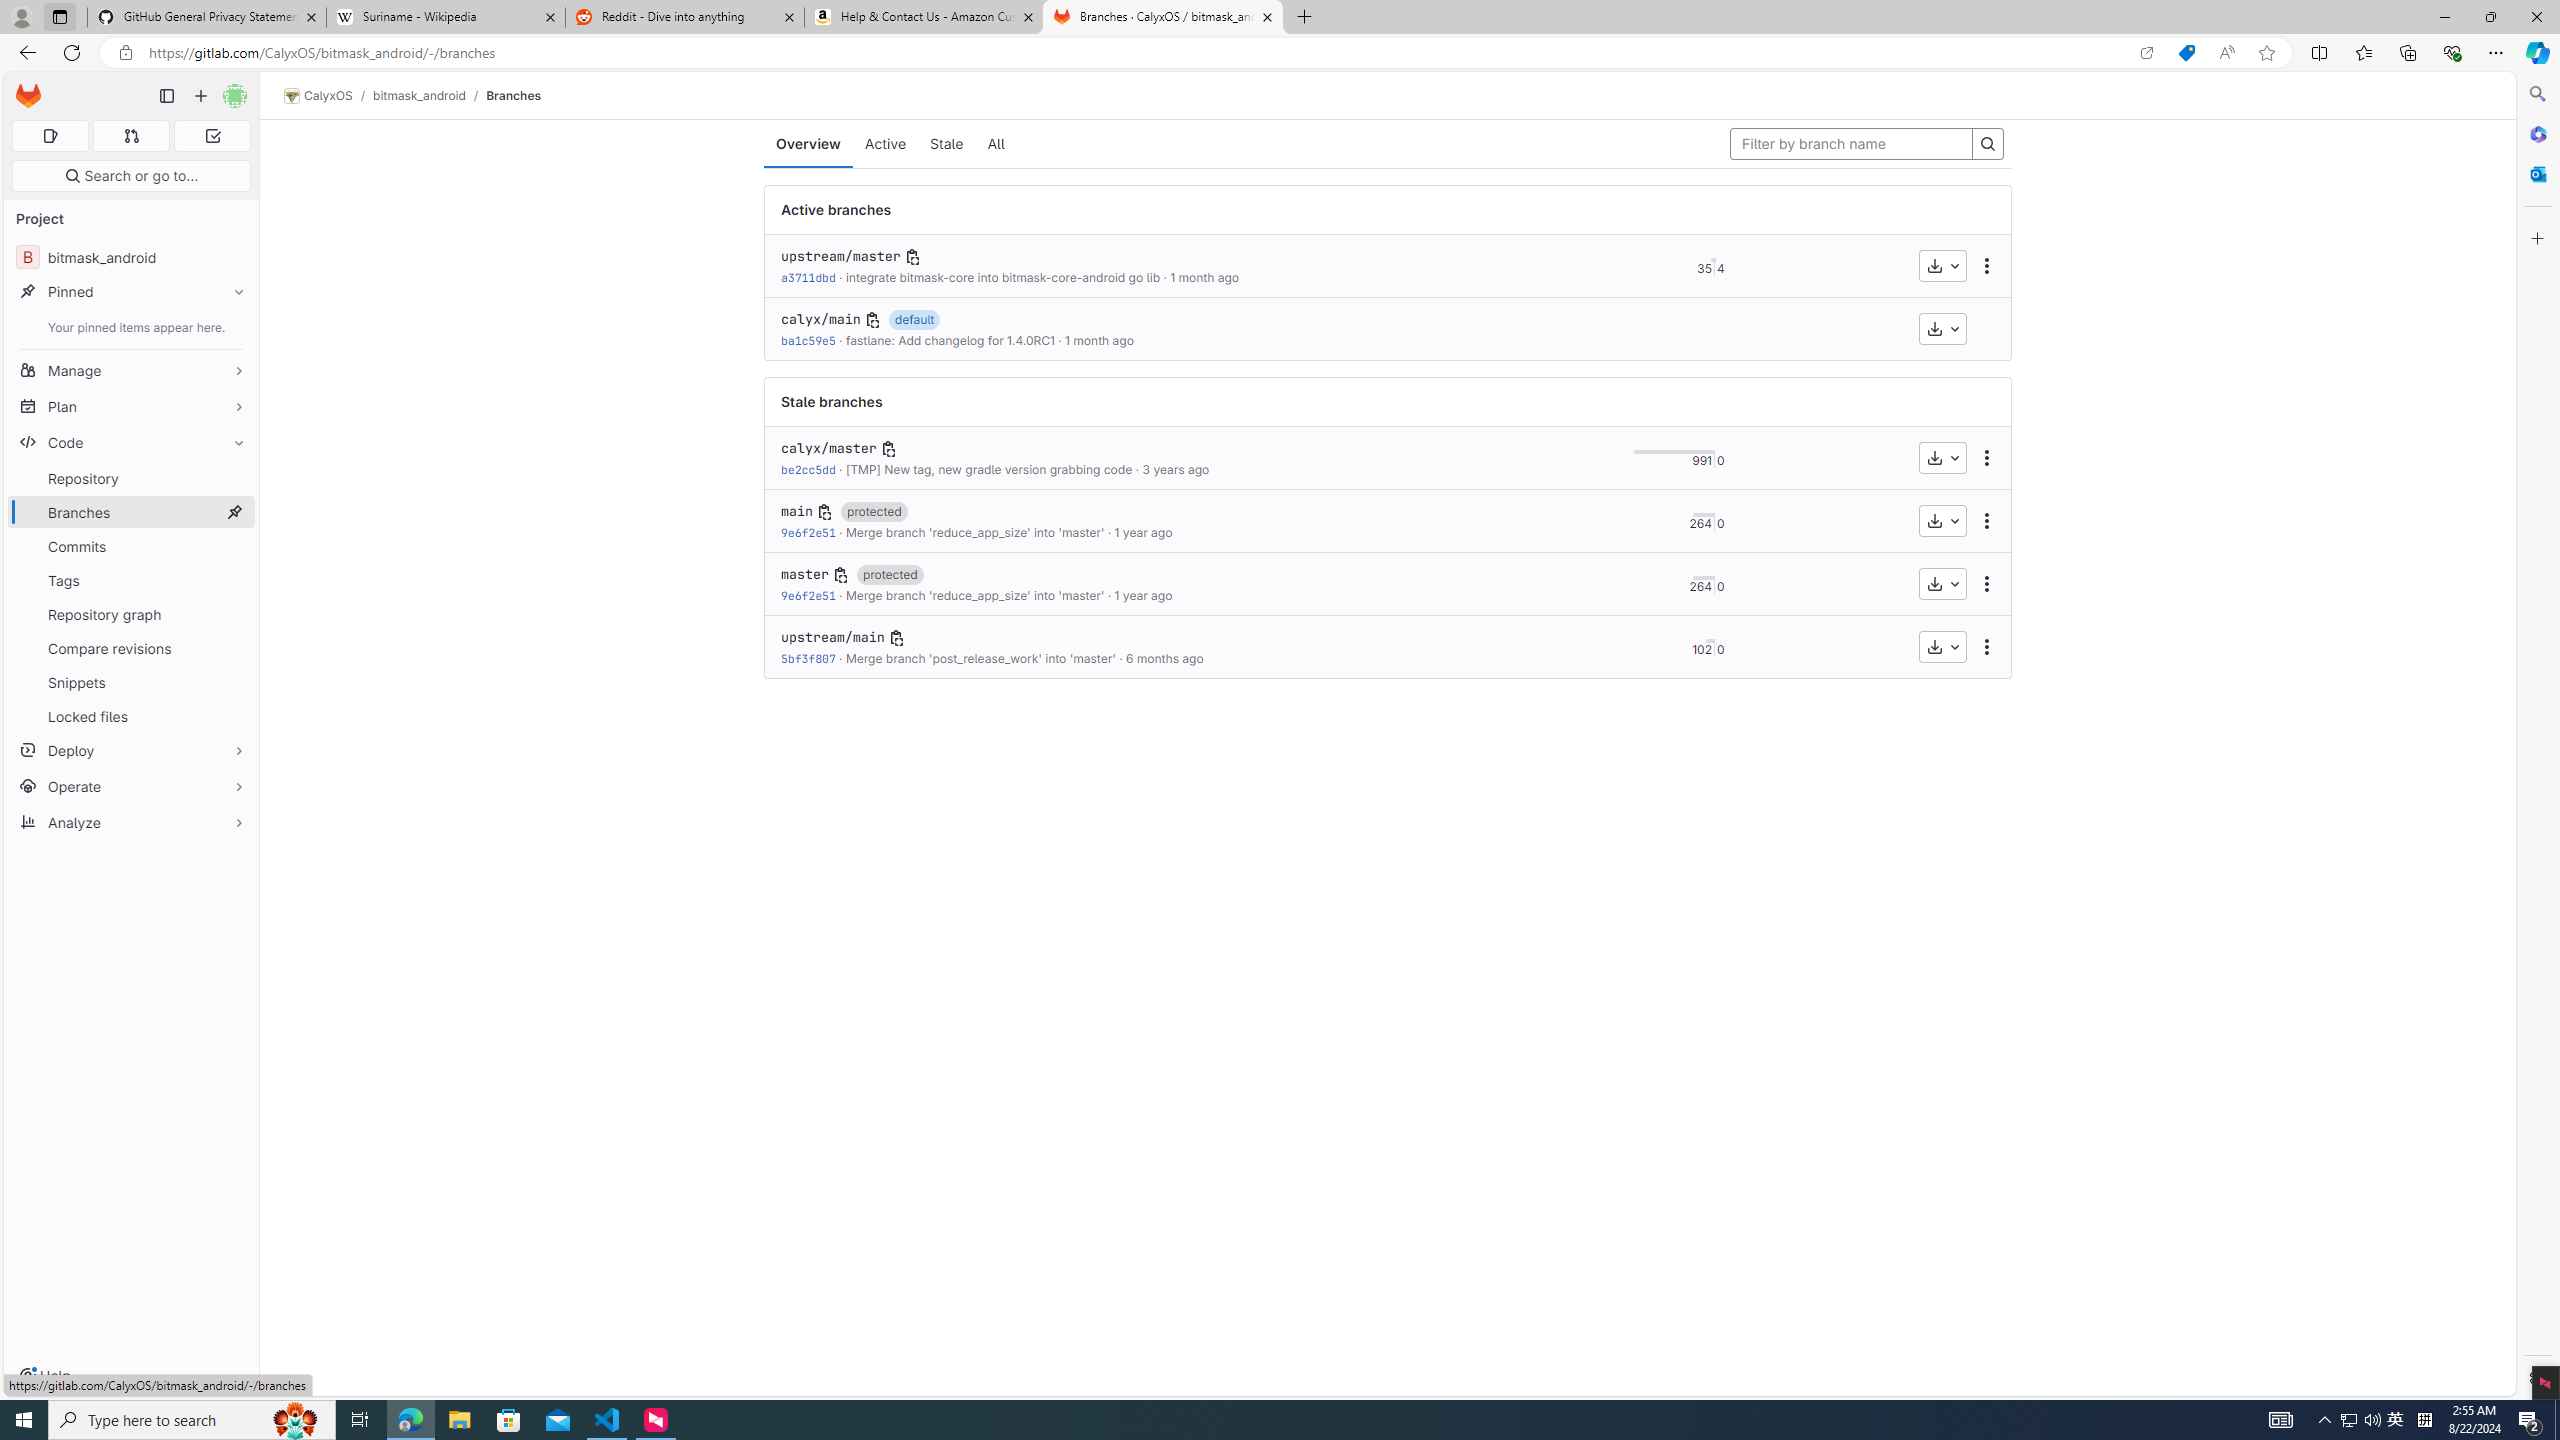 The image size is (2560, 1440). I want to click on 'Overview', so click(807, 143).